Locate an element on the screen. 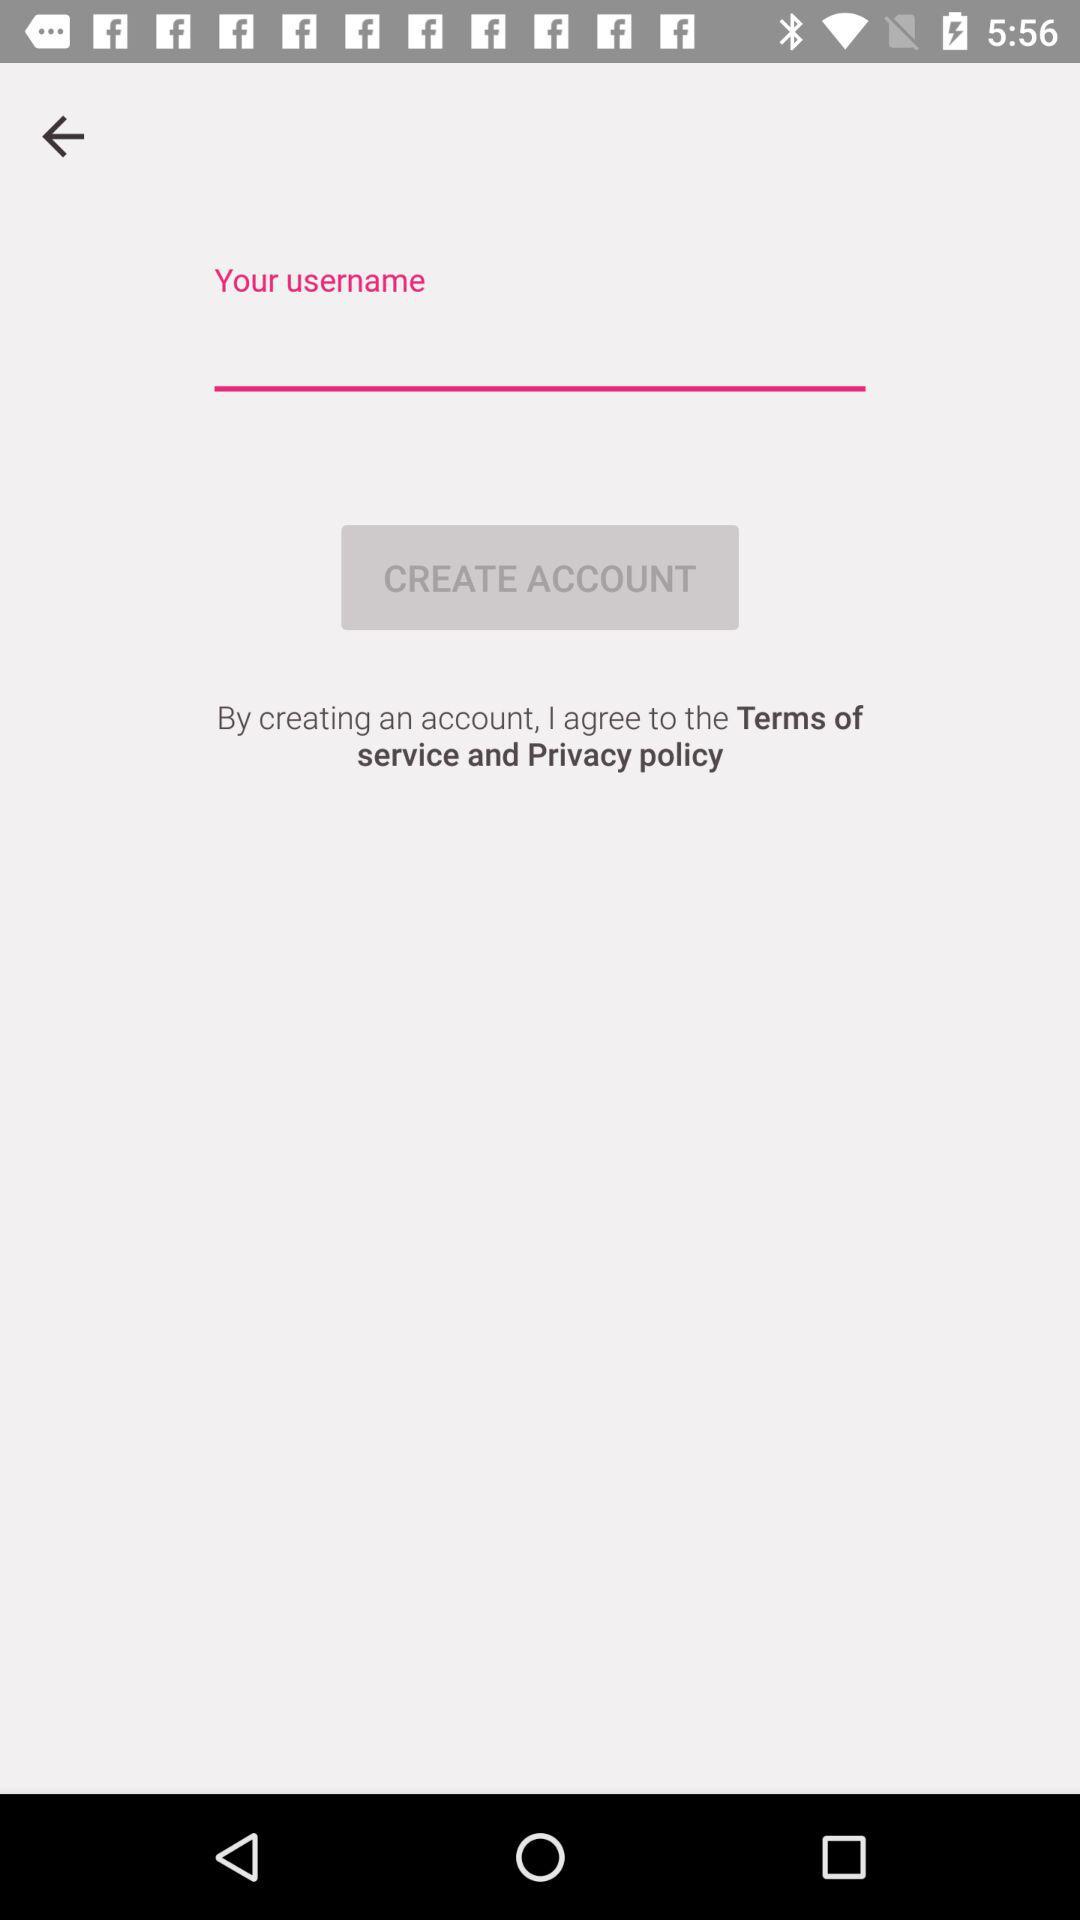 The width and height of the screenshot is (1080, 1920). username is located at coordinates (540, 350).